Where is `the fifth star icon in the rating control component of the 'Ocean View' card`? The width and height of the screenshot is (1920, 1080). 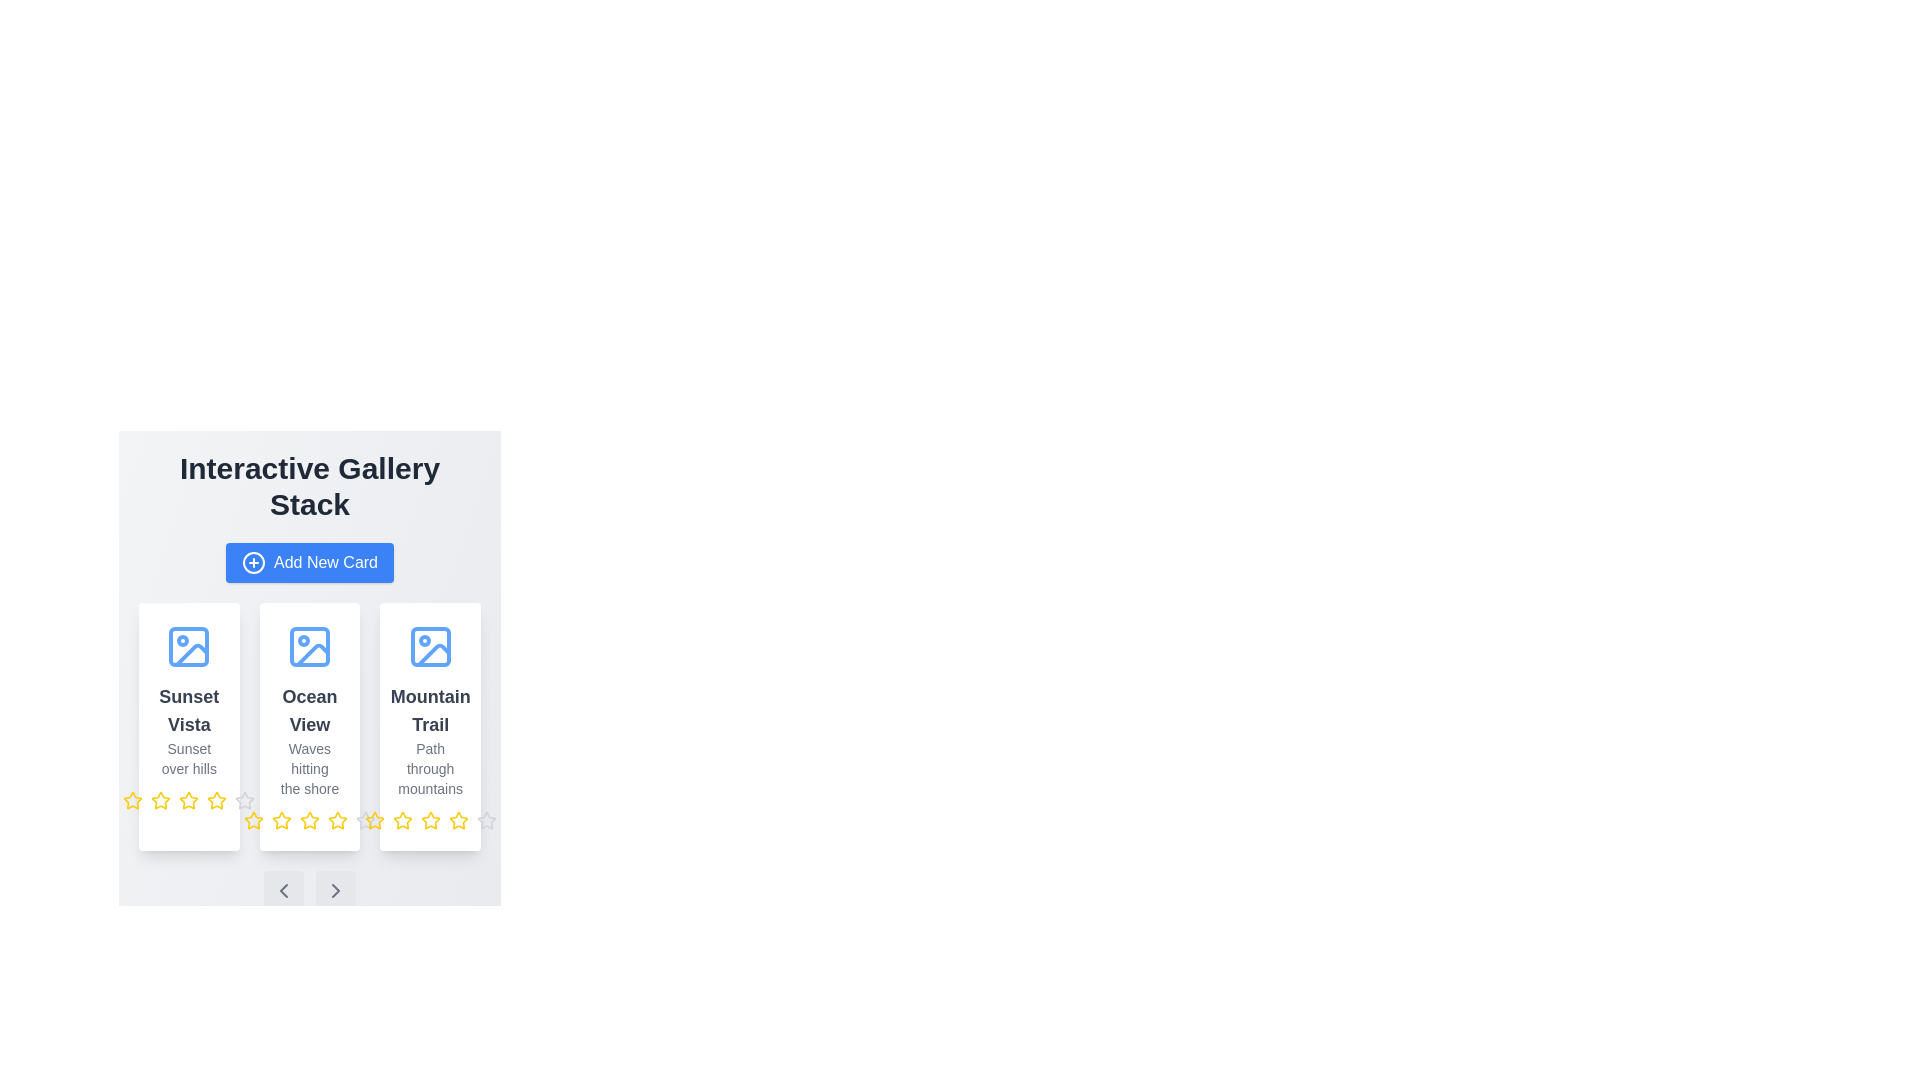 the fifth star icon in the rating control component of the 'Ocean View' card is located at coordinates (244, 800).